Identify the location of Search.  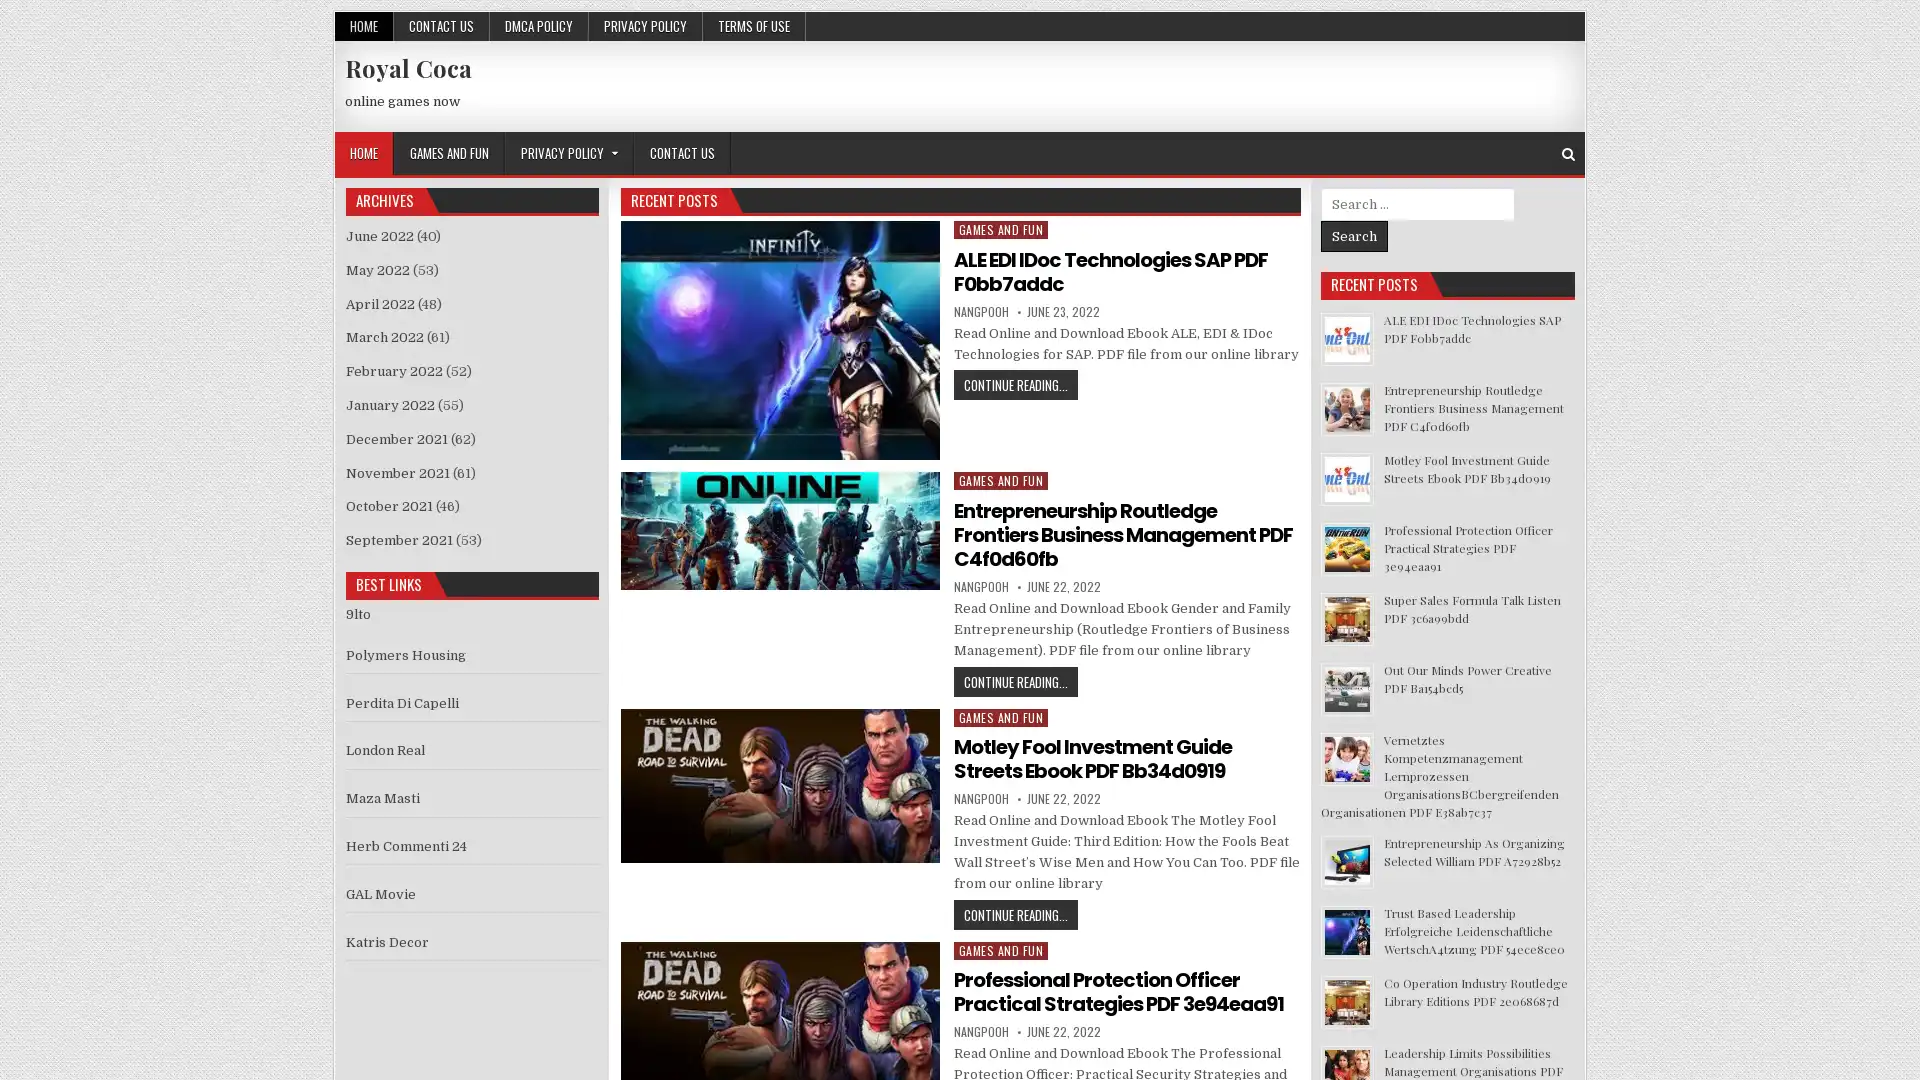
(1354, 235).